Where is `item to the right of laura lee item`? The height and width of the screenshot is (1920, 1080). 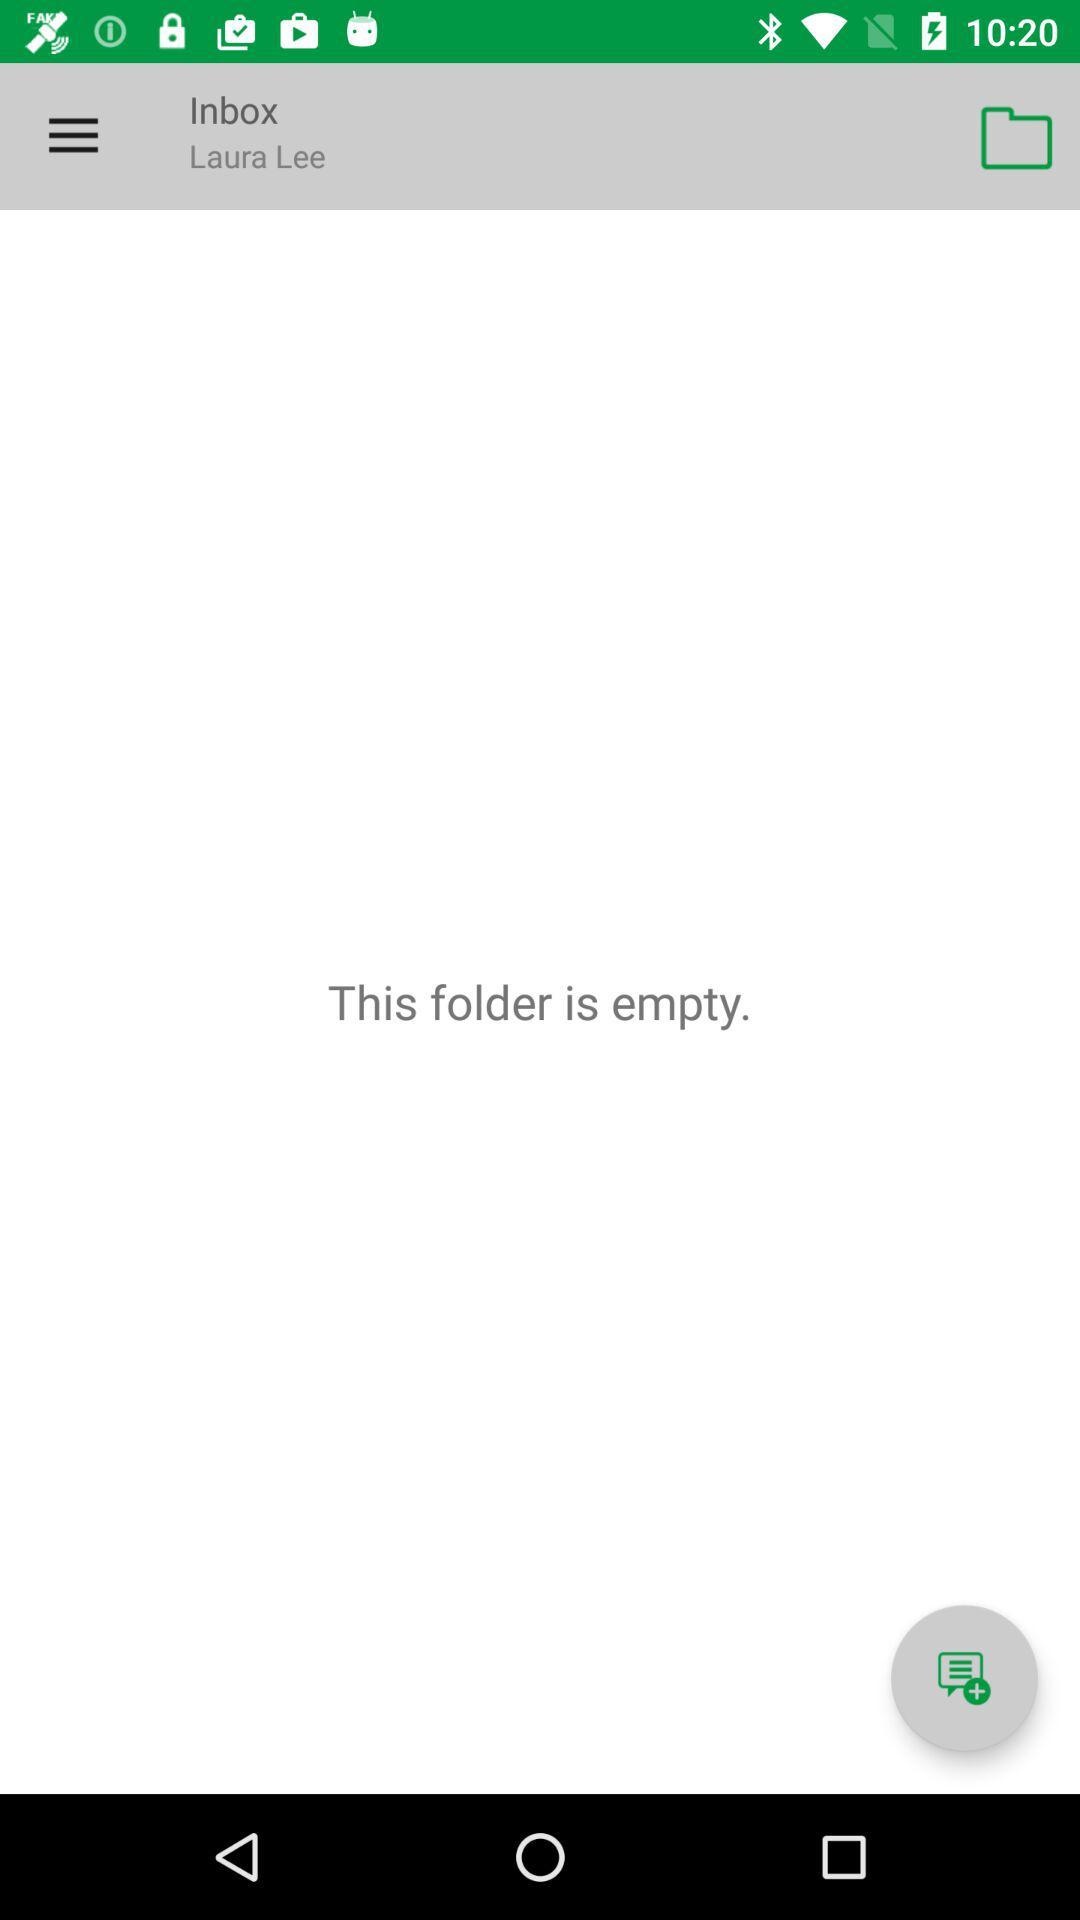 item to the right of laura lee item is located at coordinates (1017, 135).